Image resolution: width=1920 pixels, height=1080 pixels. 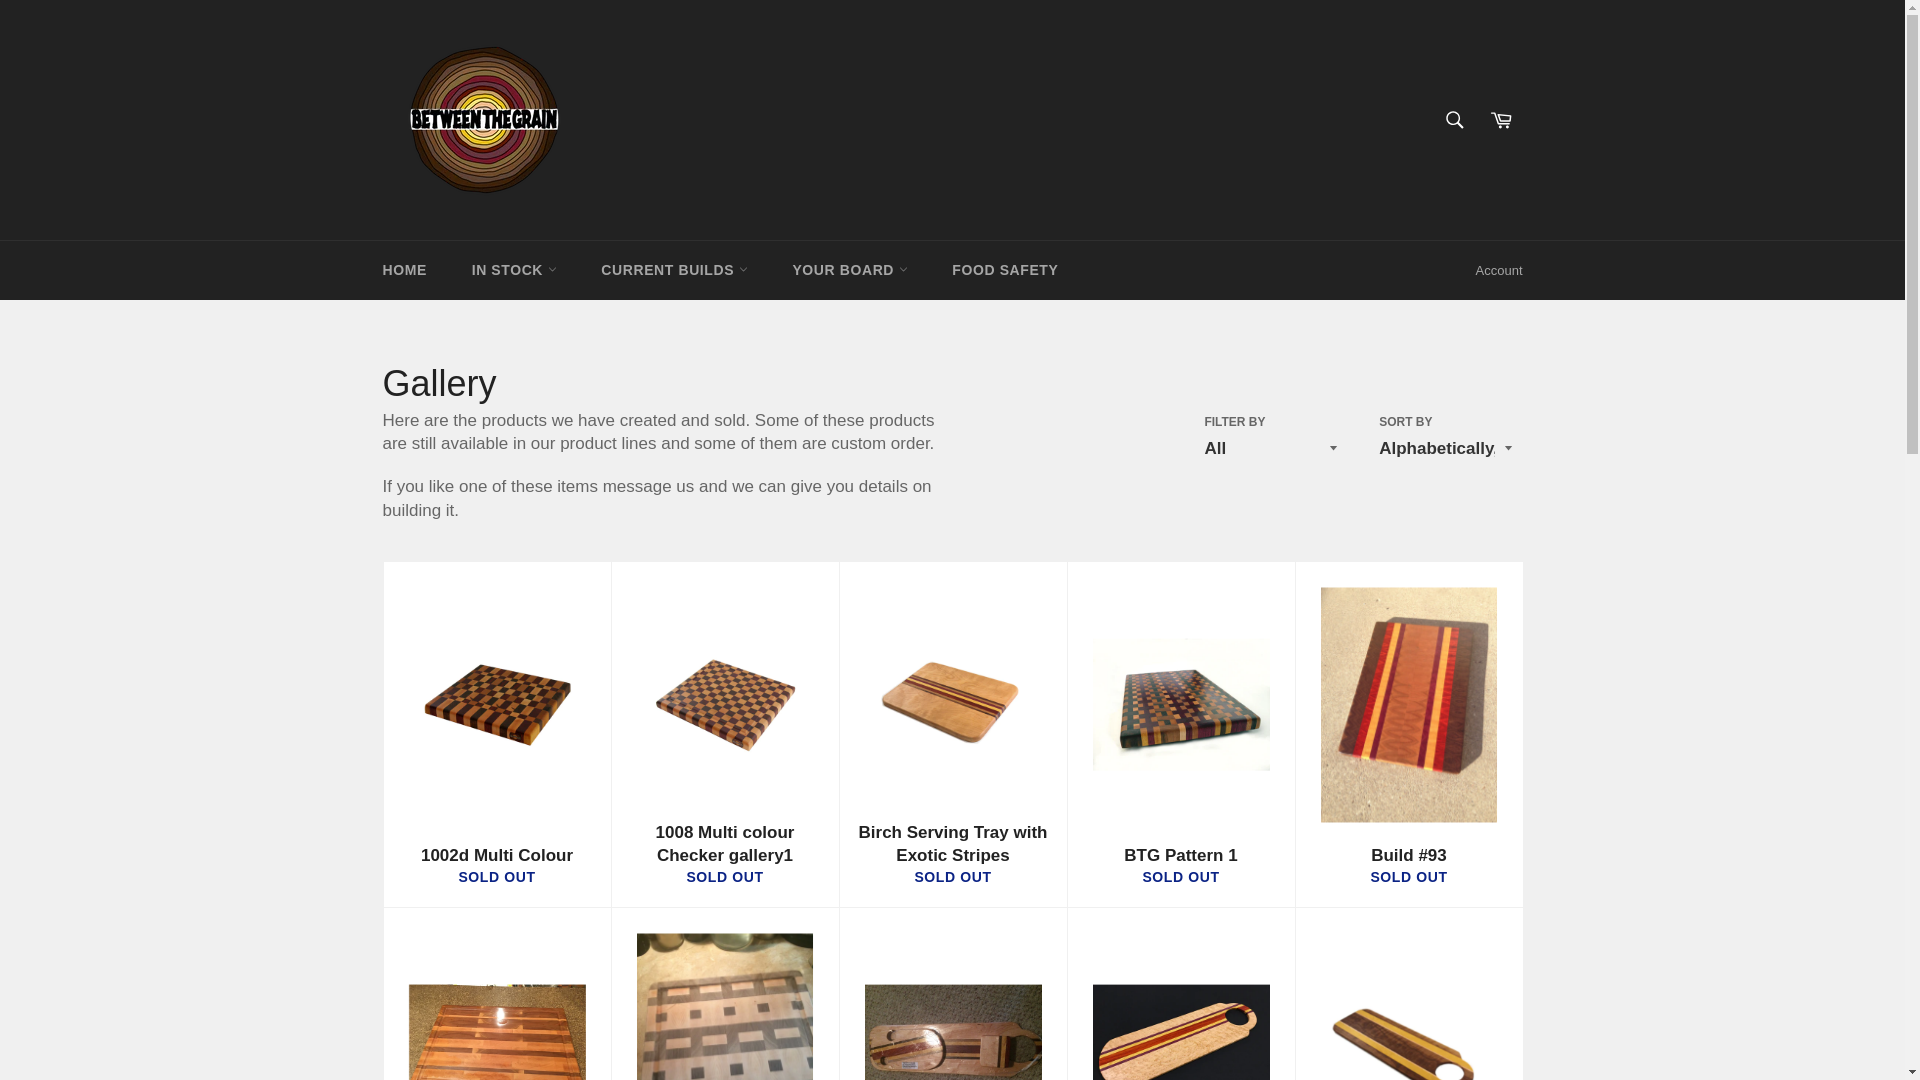 What do you see at coordinates (1499, 270) in the screenshot?
I see `'Account'` at bounding box center [1499, 270].